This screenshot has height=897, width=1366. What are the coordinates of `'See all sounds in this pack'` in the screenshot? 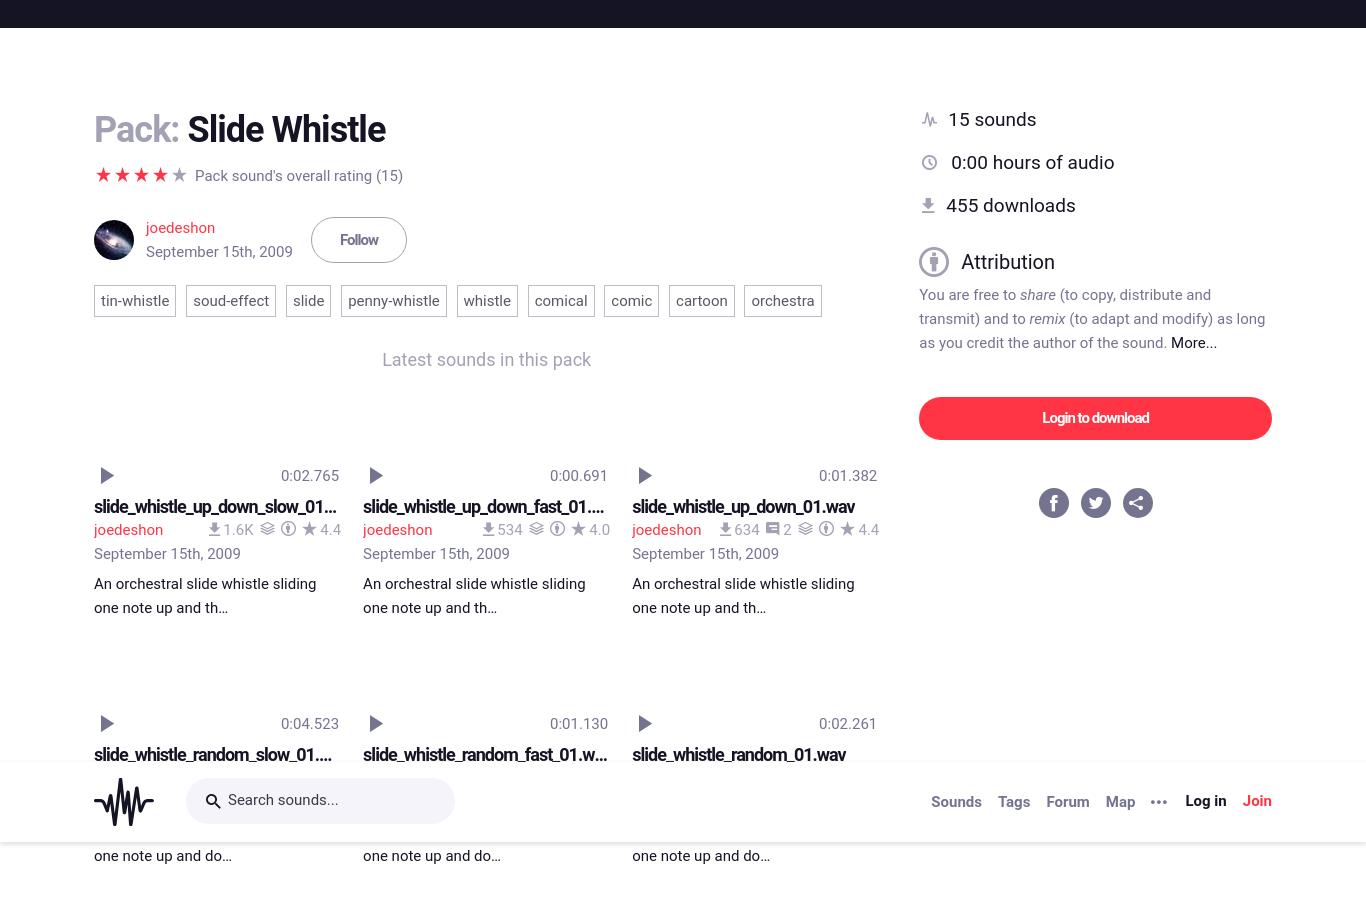 It's located at (486, 665).